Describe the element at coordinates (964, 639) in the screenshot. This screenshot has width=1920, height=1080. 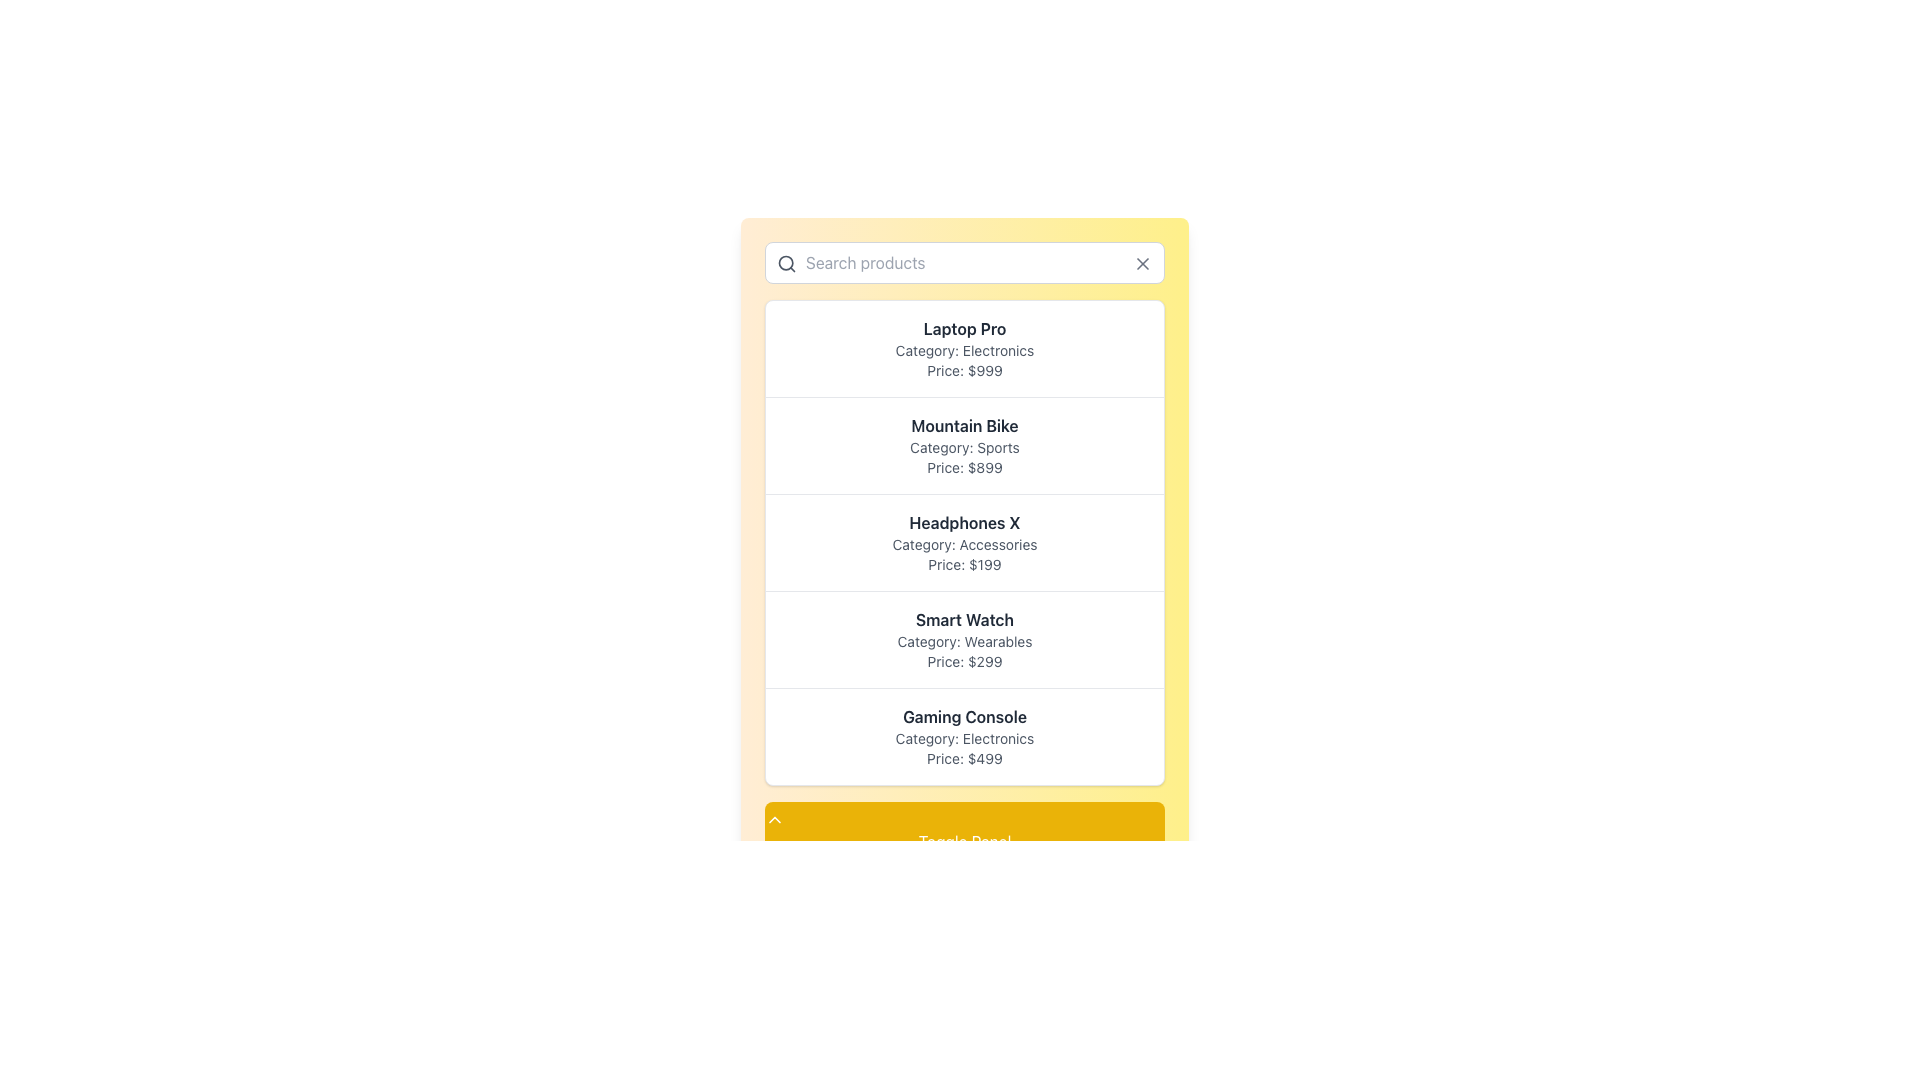
I see `to select the Smart Watch product displayed in the fourth position of the vertical list of product cards` at that location.